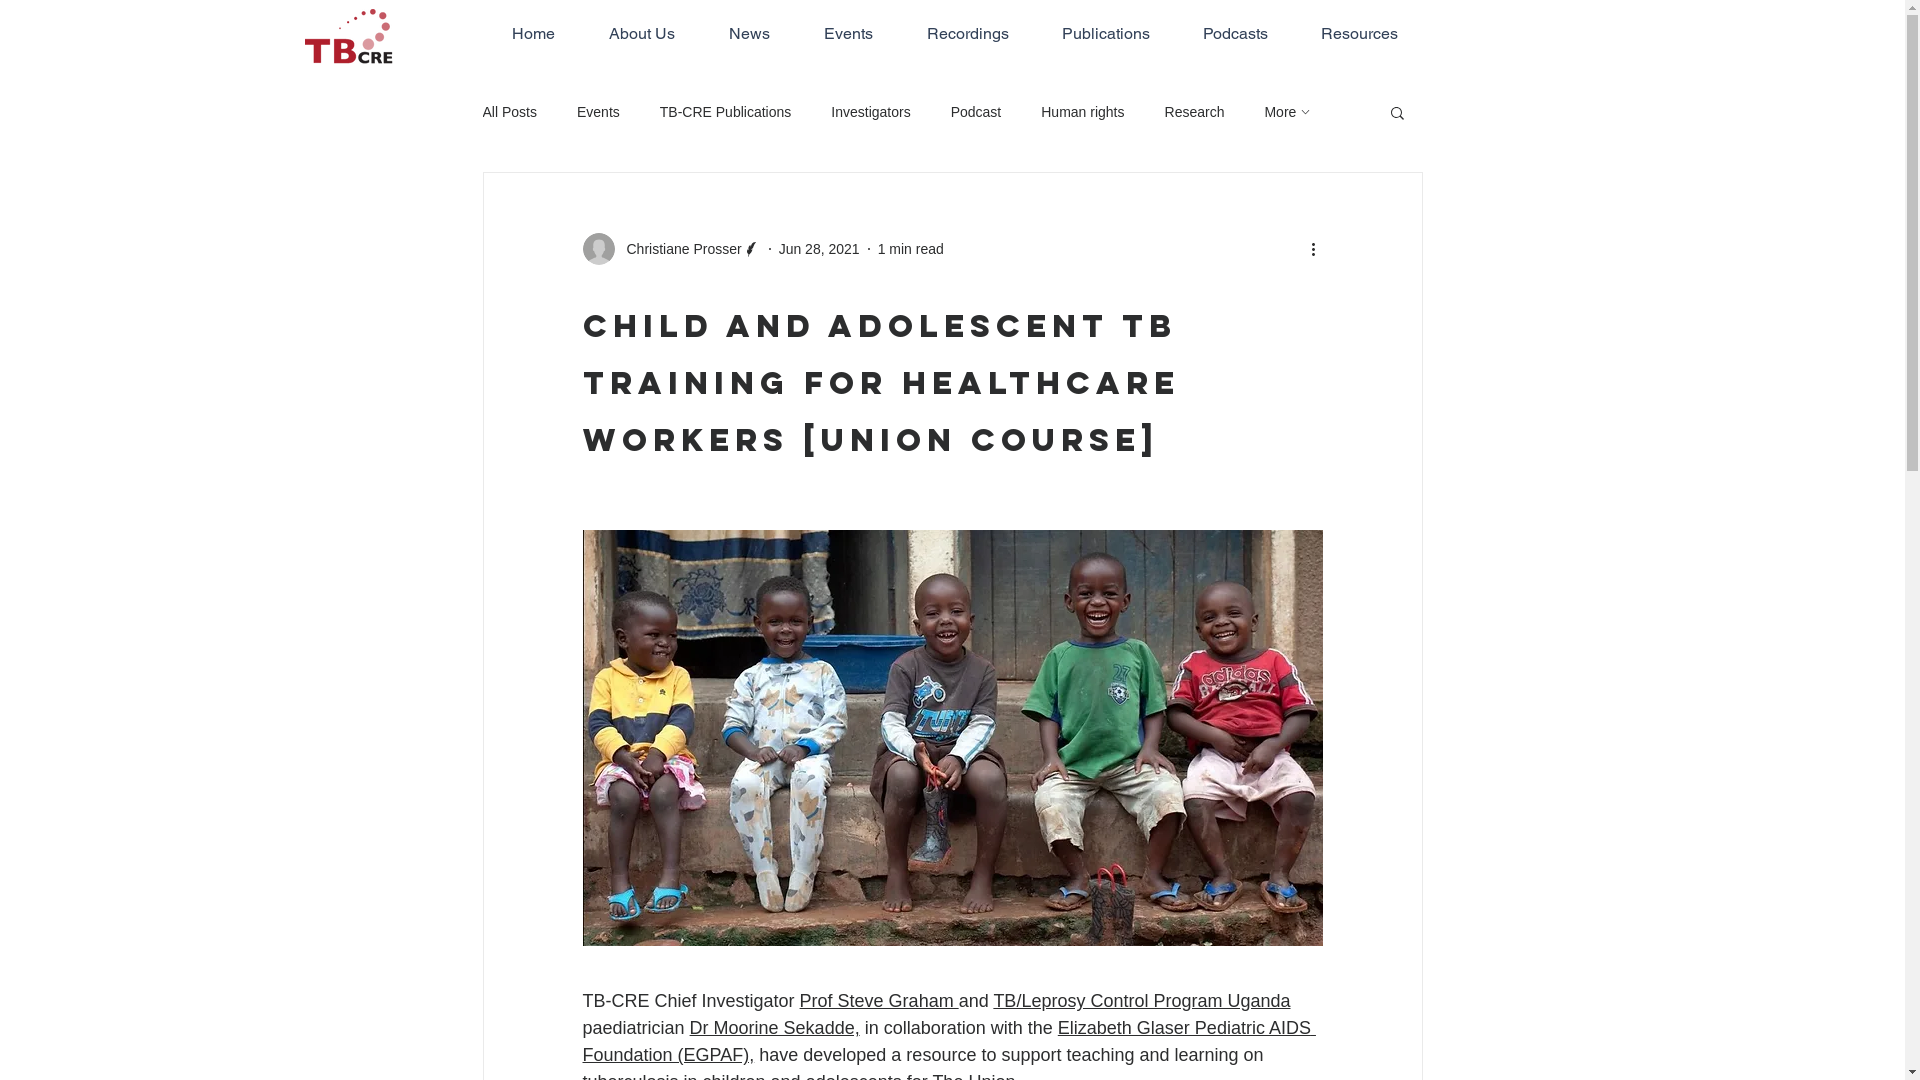  Describe the element at coordinates (641, 33) in the screenshot. I see `'About Us'` at that location.